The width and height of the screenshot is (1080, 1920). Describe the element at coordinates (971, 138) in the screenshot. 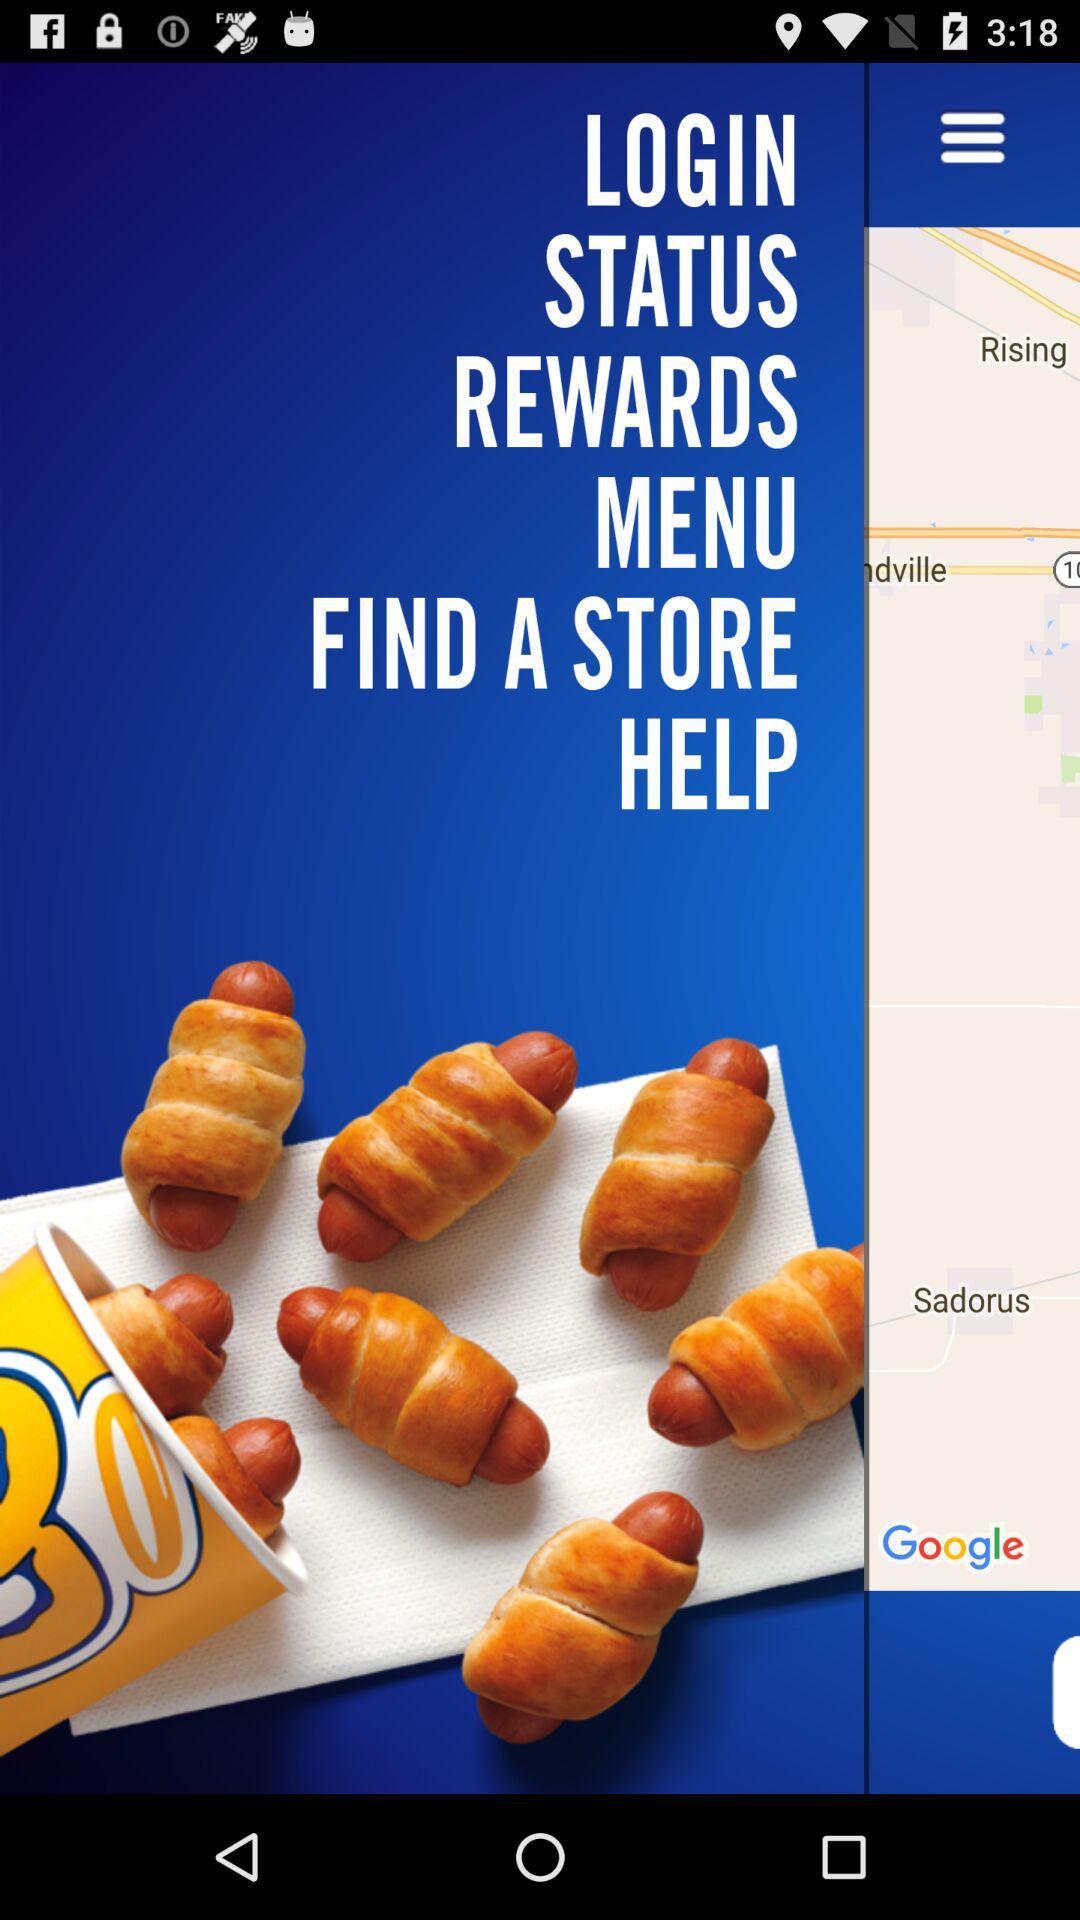

I see `menu` at that location.